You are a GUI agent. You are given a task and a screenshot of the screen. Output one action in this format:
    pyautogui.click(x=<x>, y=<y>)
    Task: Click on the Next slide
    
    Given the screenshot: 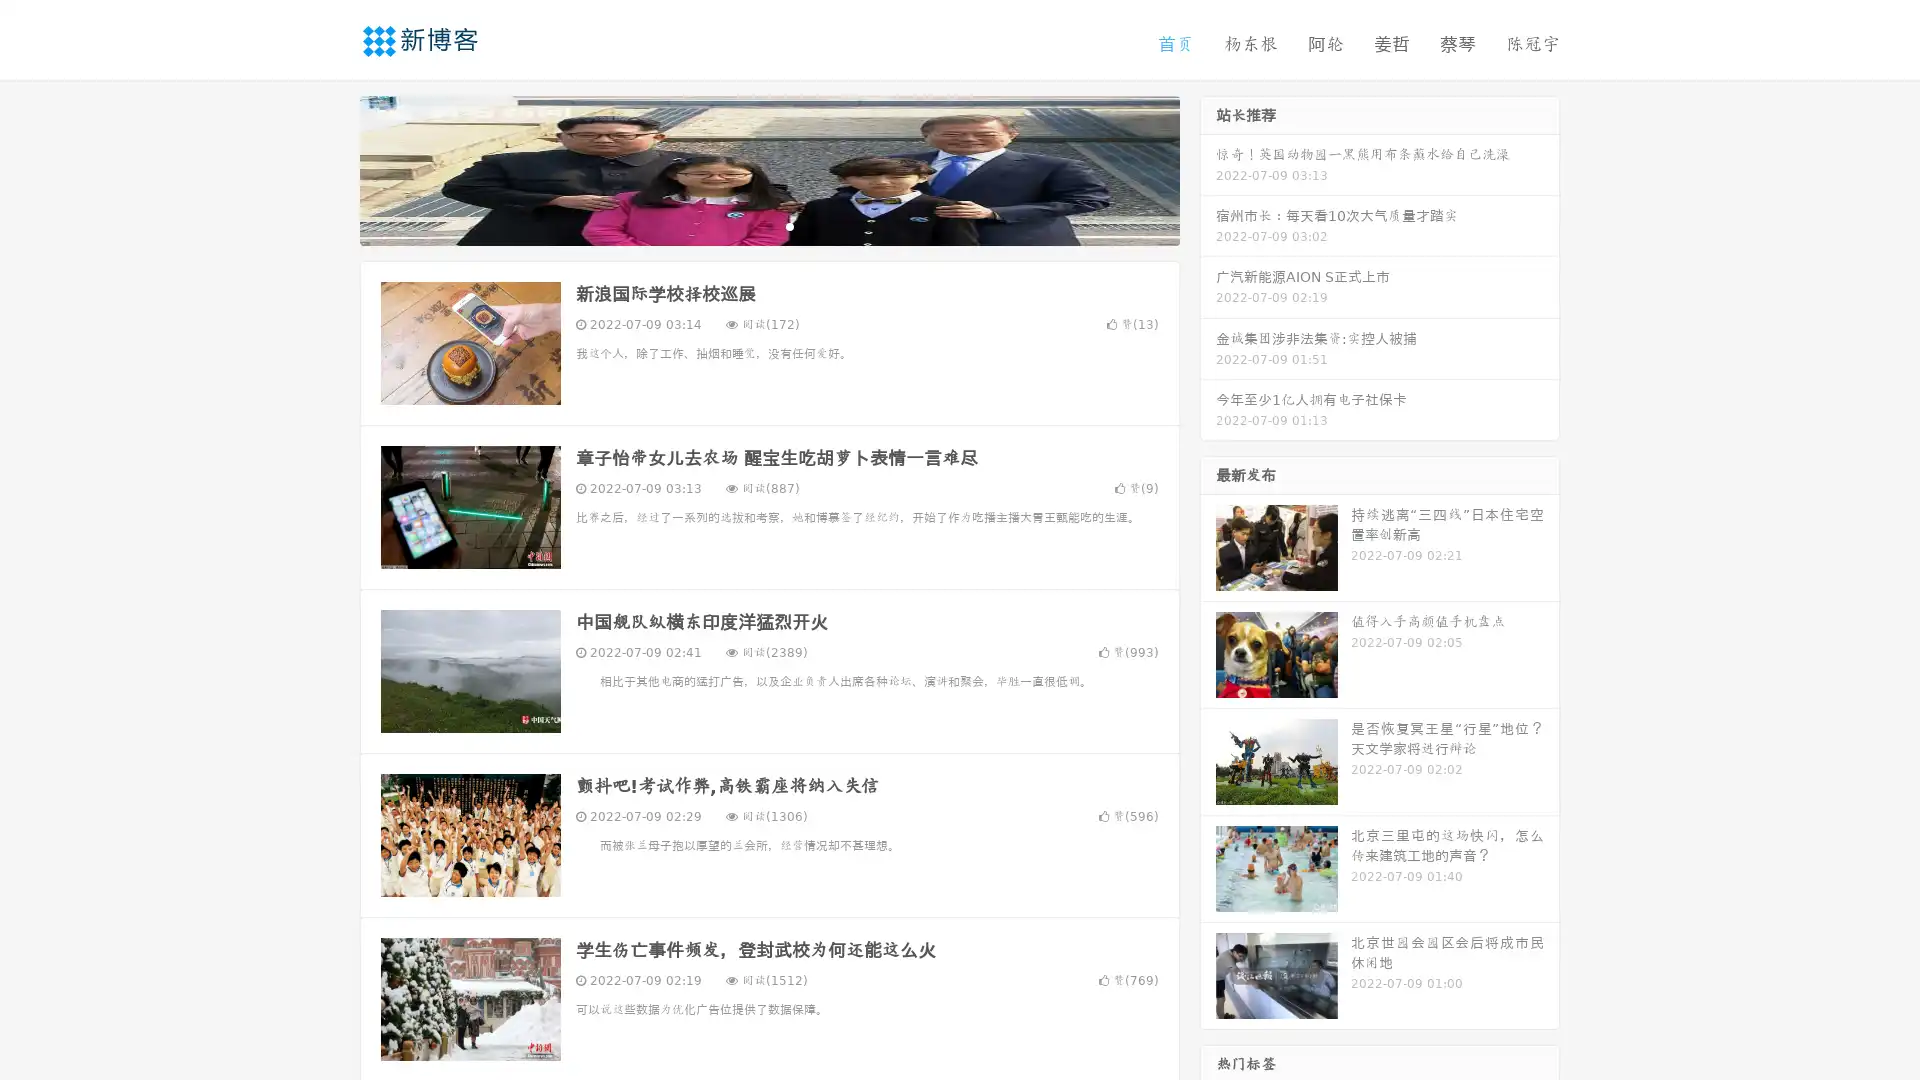 What is the action you would take?
    pyautogui.click(x=1208, y=168)
    